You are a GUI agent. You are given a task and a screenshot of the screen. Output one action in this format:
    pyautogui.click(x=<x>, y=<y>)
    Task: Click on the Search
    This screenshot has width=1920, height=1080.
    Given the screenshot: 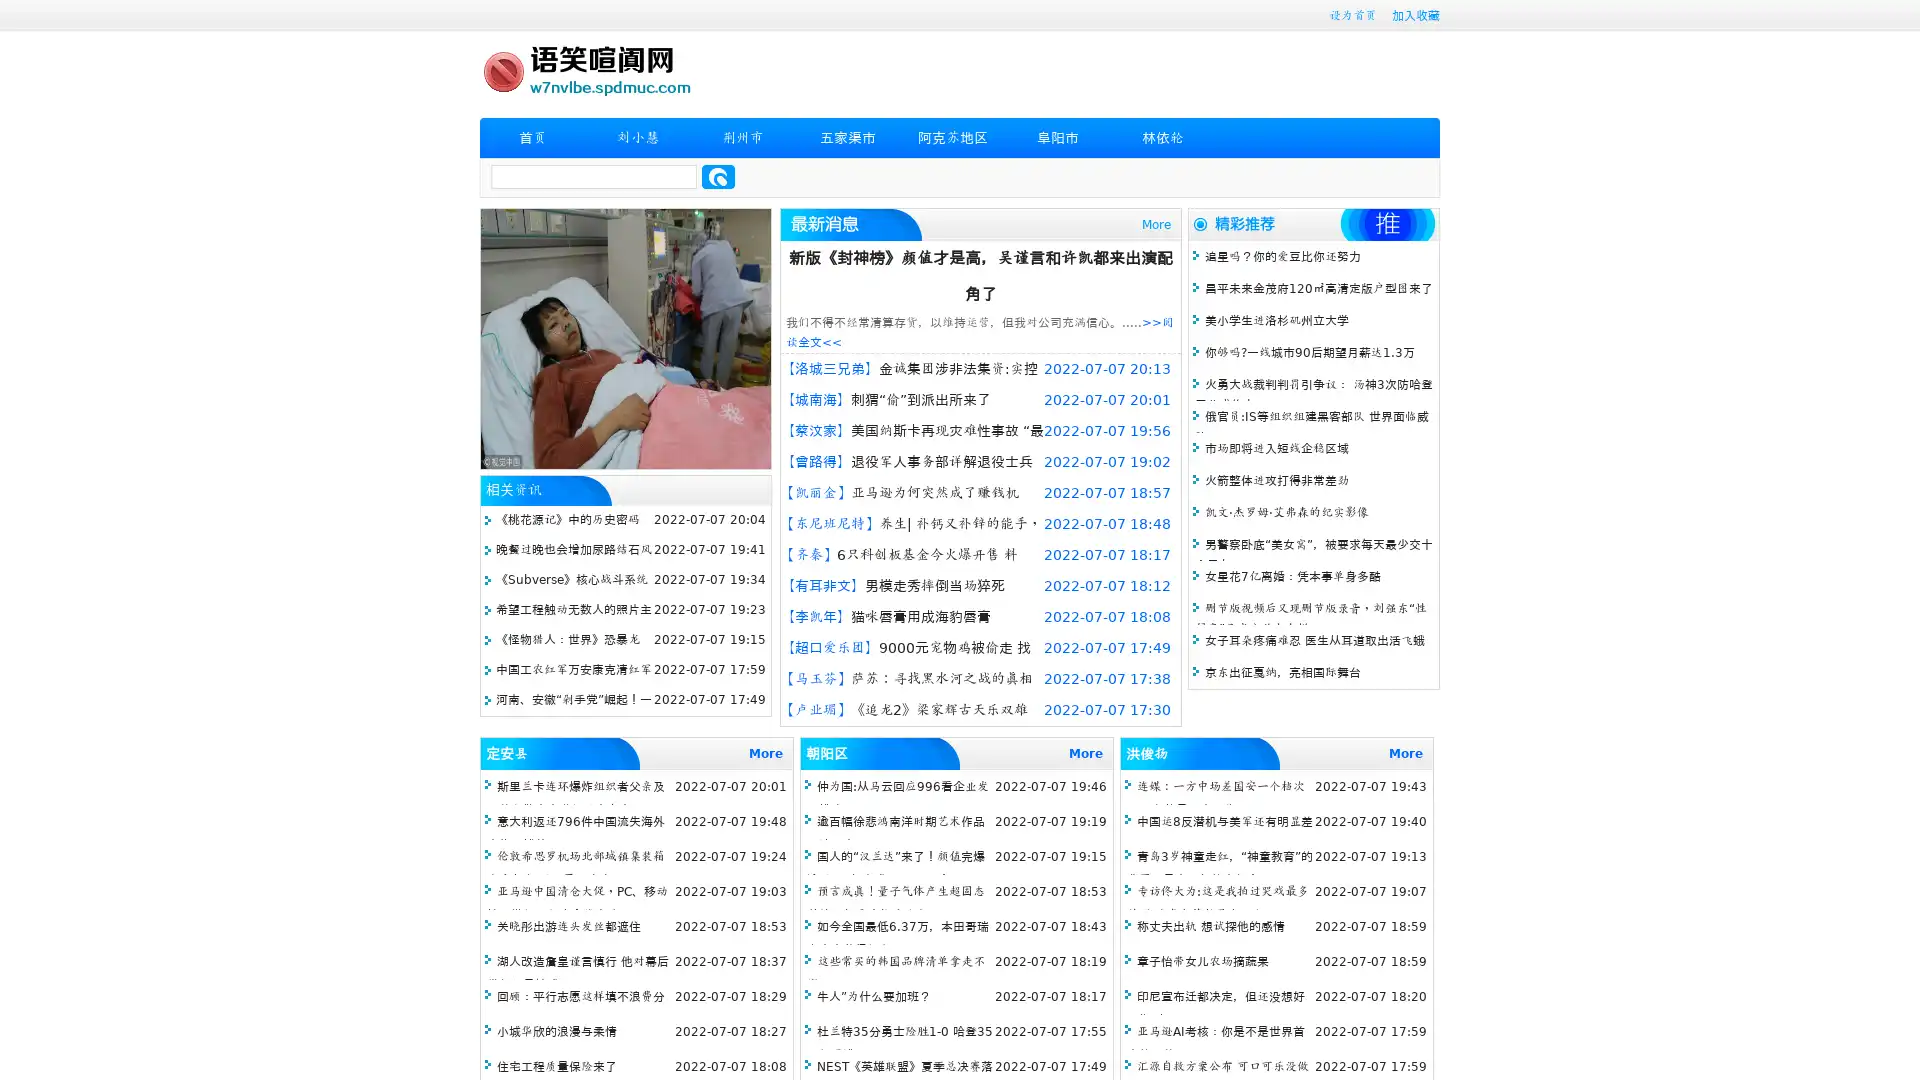 What is the action you would take?
    pyautogui.click(x=718, y=176)
    